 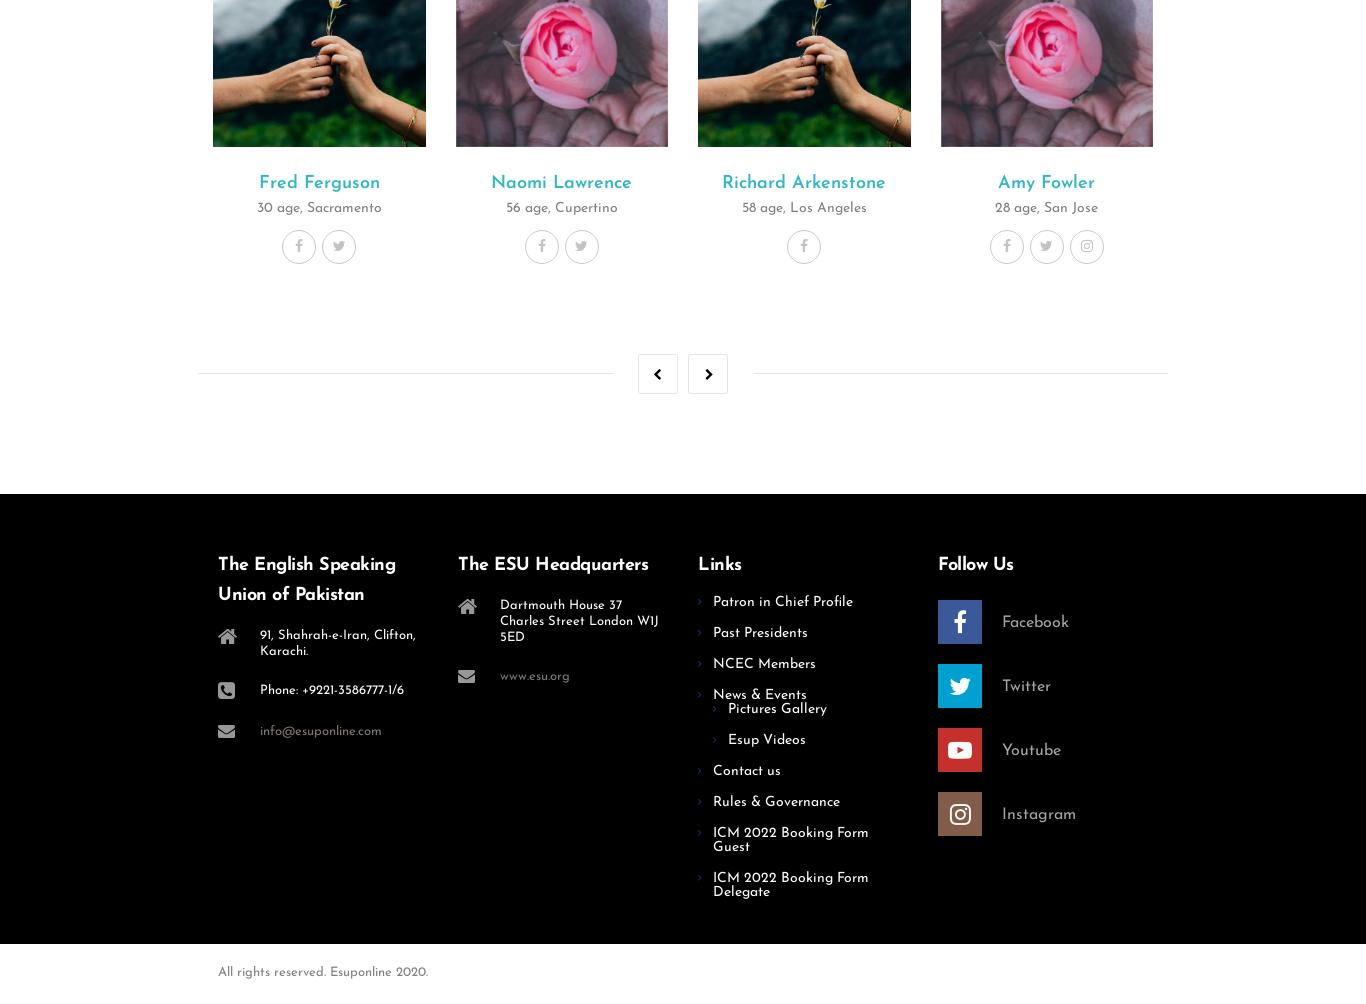 I want to click on '91, Shahrah-e-Iran, Clifton, Karachi.', so click(x=337, y=641).